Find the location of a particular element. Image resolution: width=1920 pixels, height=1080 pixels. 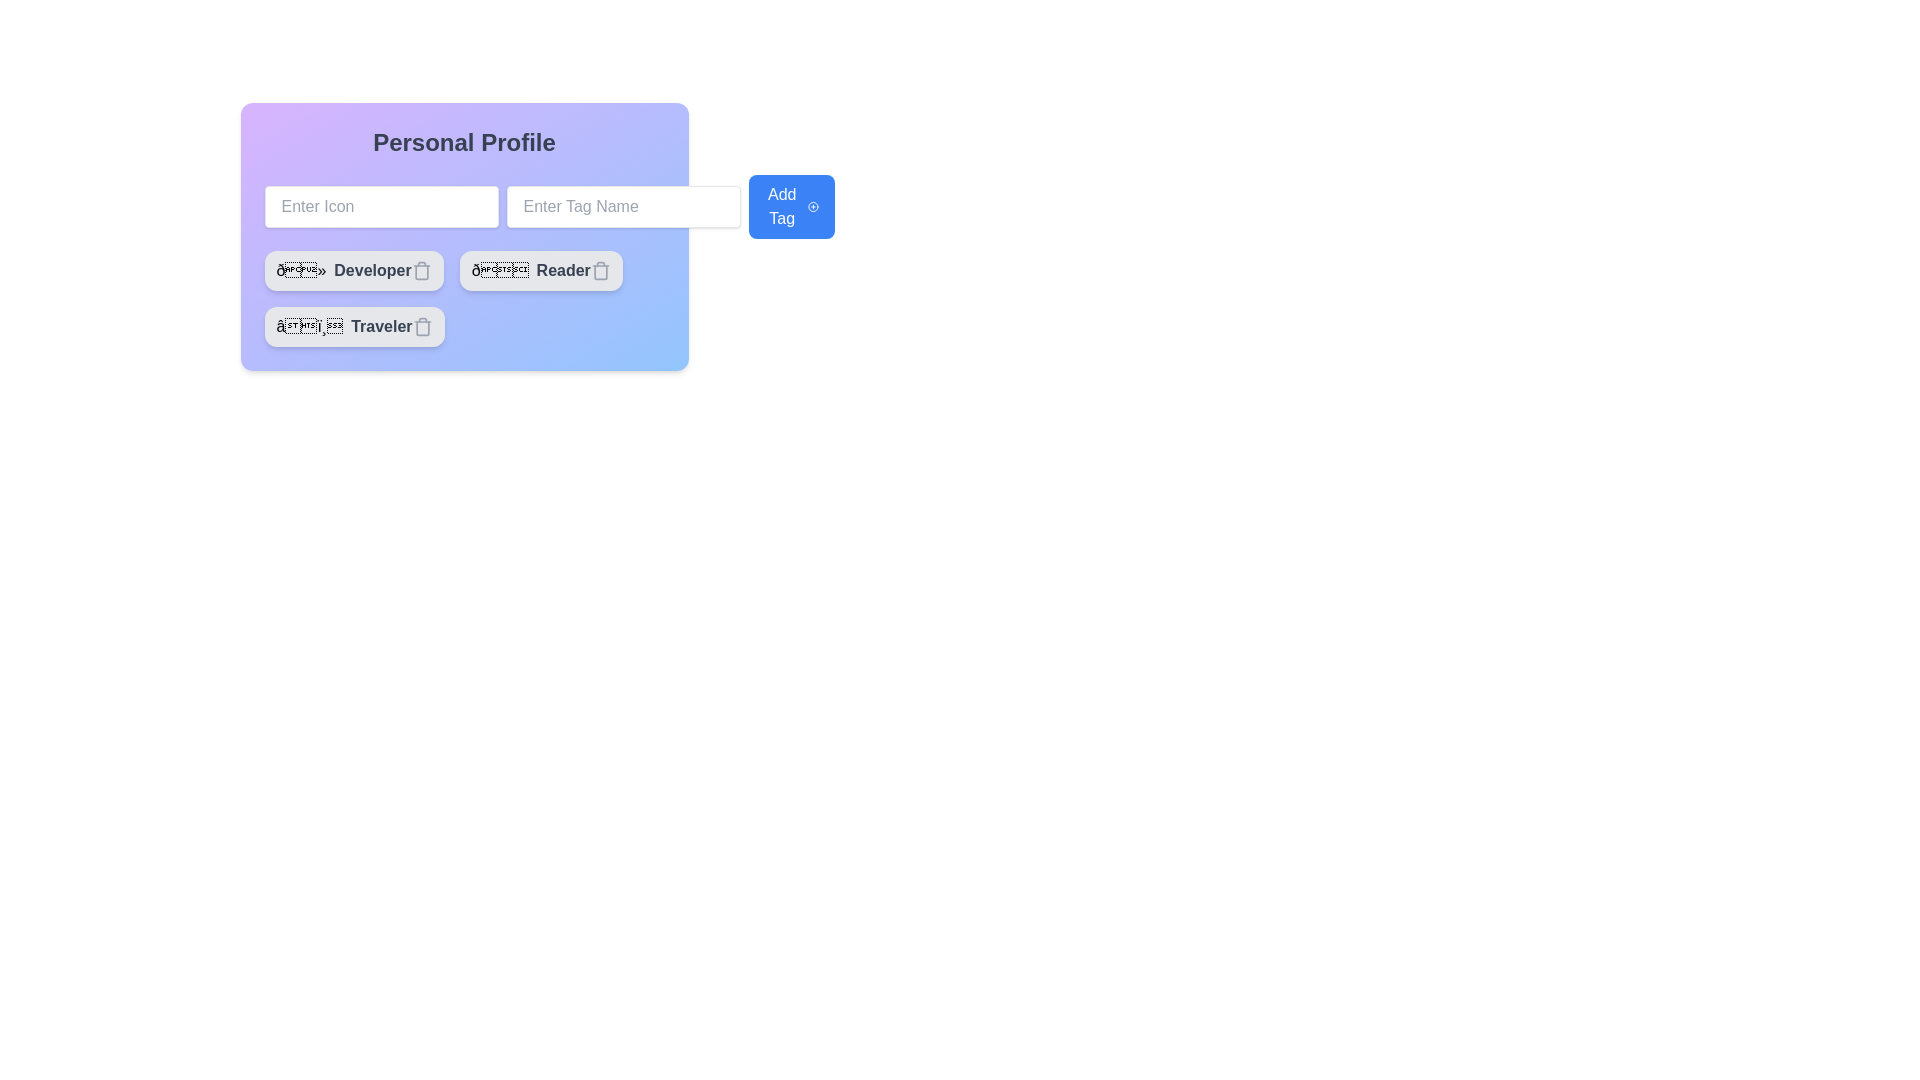

the small trash can icon located on the far right side of the 'Reader' button within the 'Personal Profile' card is located at coordinates (599, 270).